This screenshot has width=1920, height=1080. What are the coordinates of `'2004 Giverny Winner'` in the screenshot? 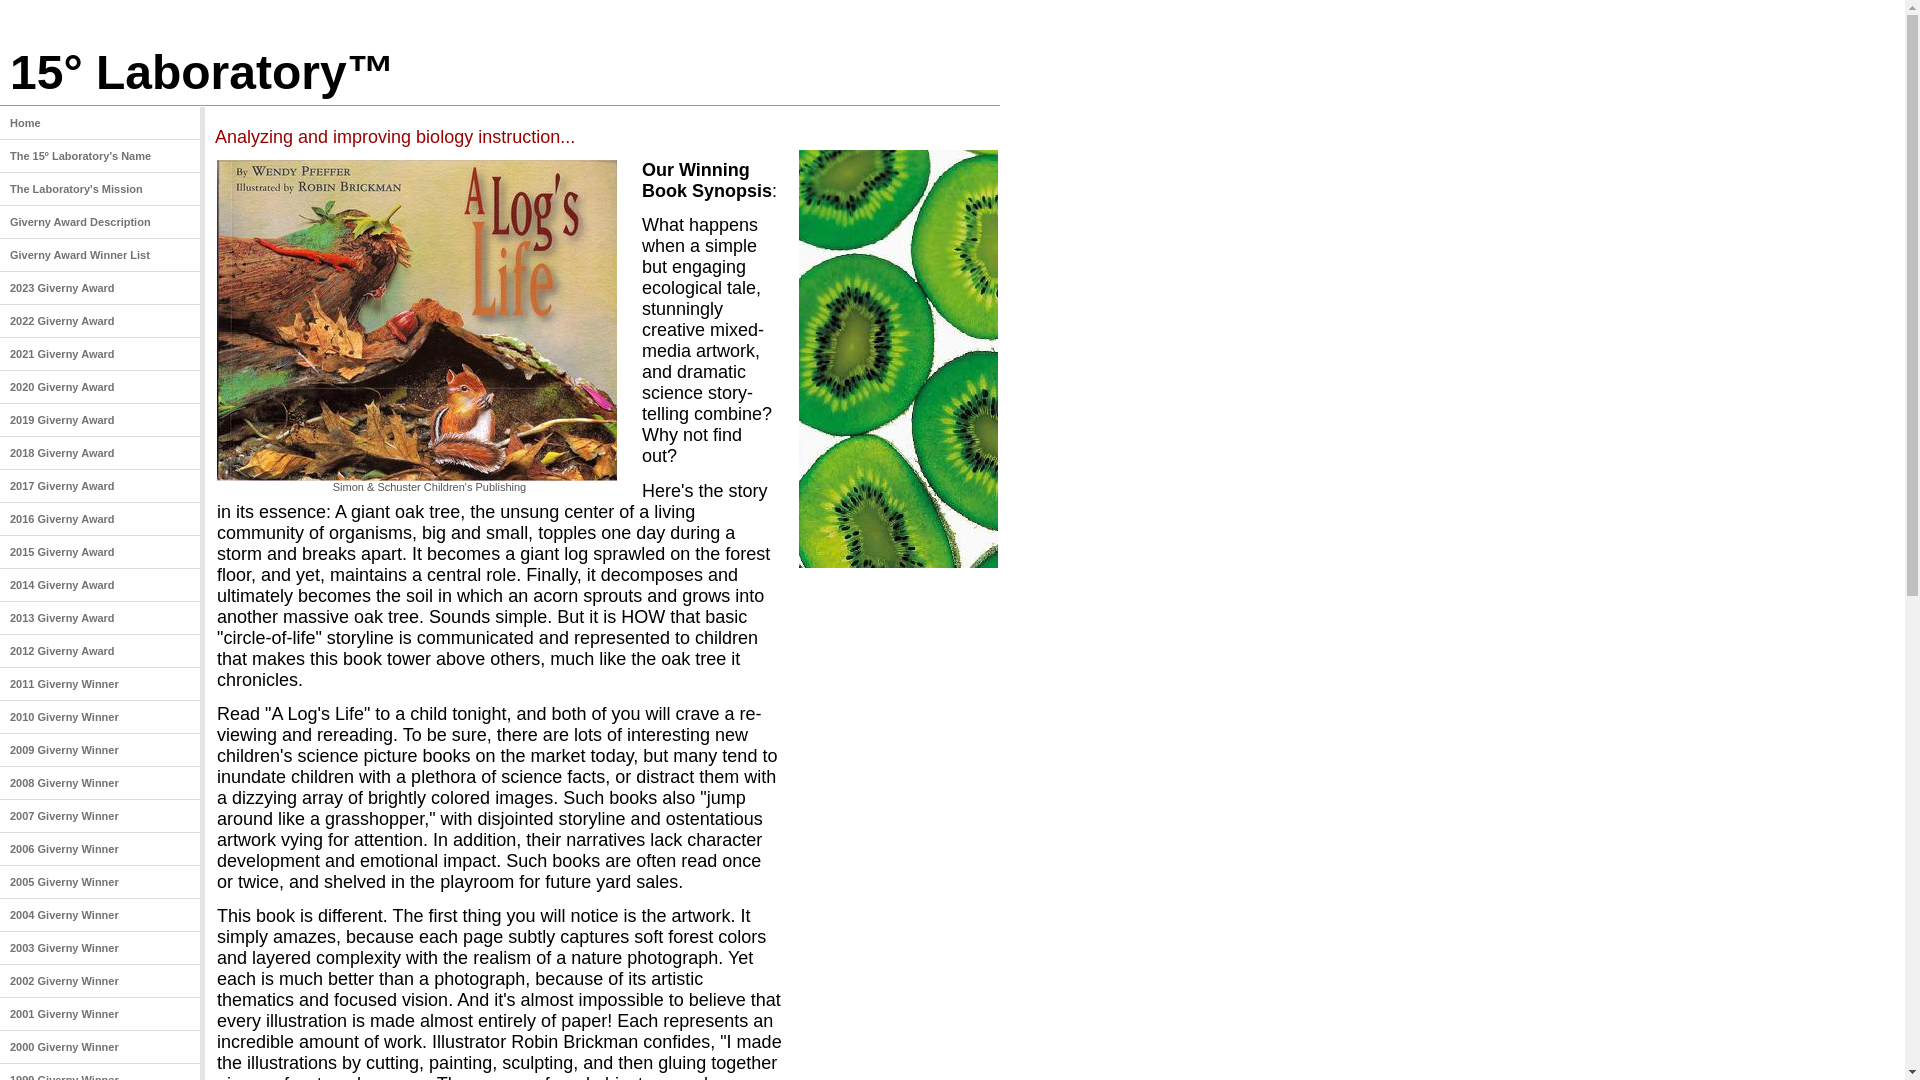 It's located at (99, 915).